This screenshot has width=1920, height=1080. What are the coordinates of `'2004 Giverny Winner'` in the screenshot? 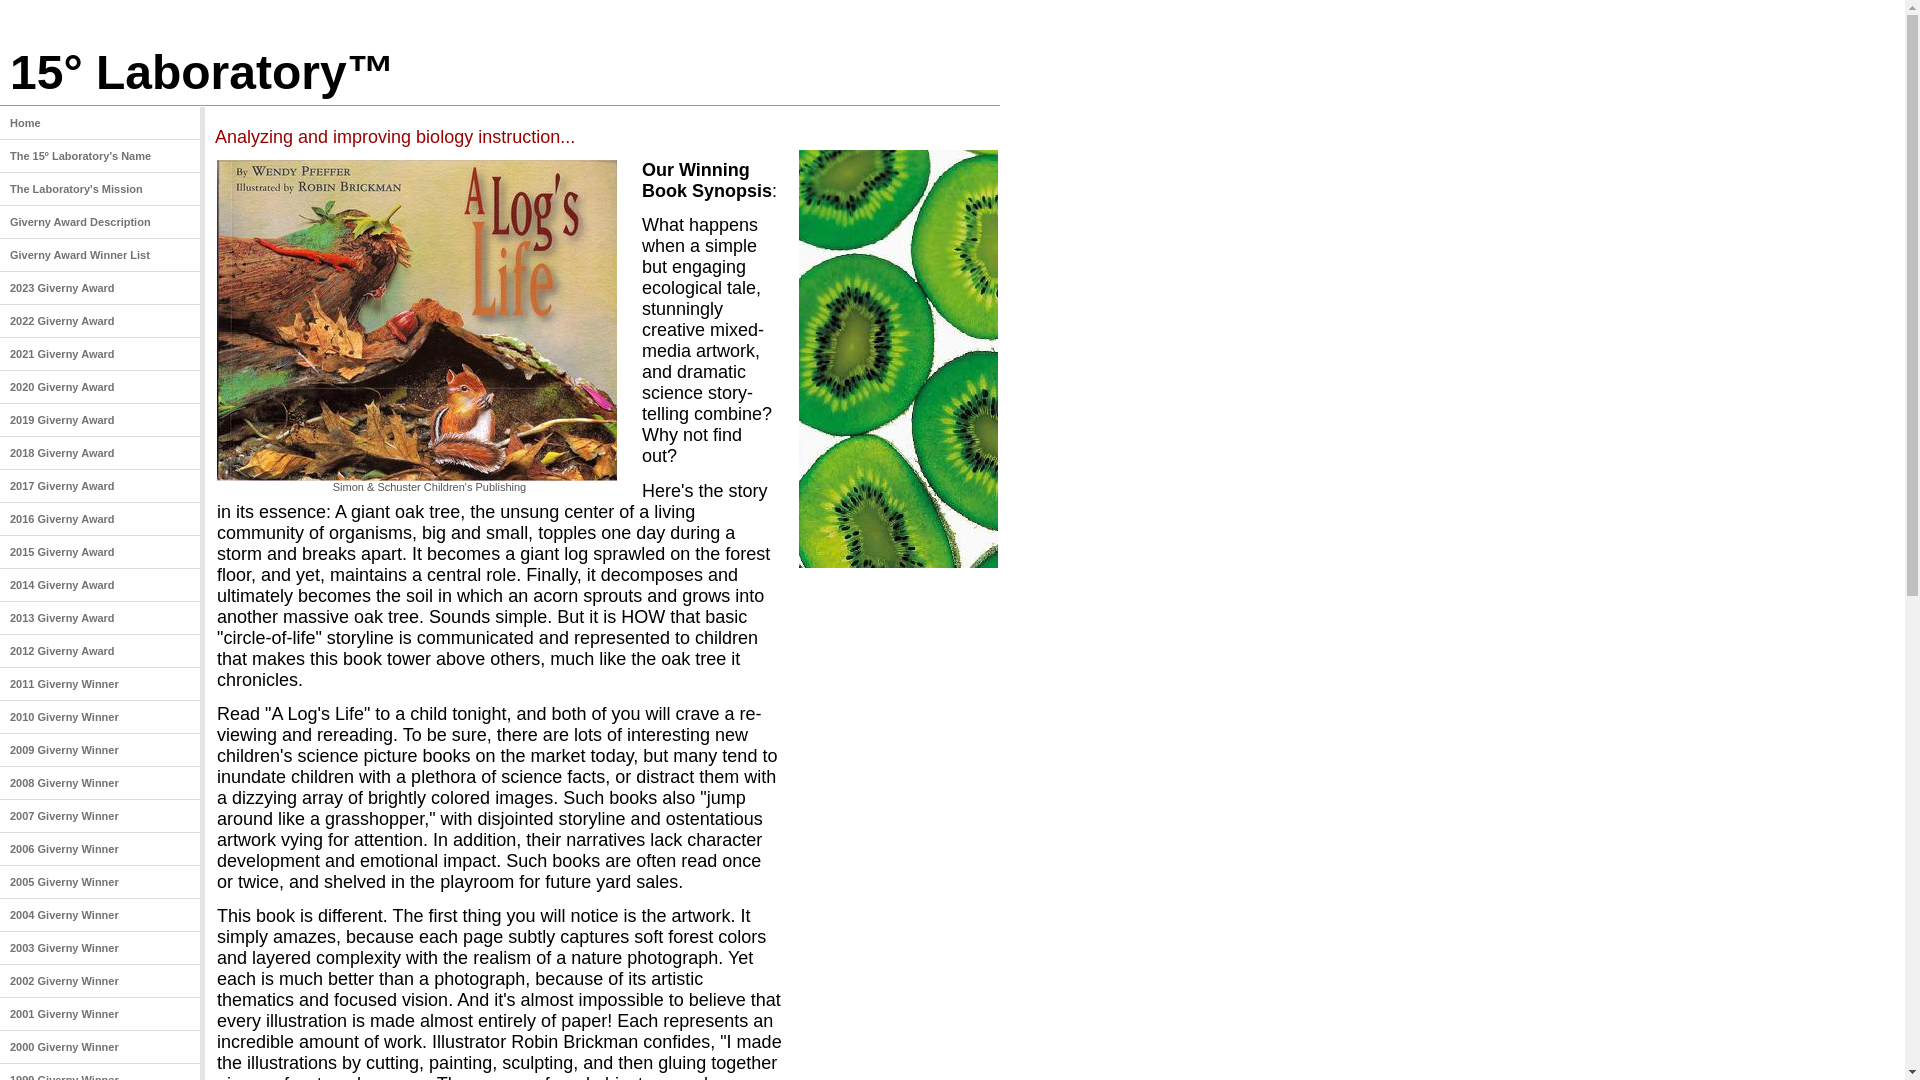 It's located at (99, 915).